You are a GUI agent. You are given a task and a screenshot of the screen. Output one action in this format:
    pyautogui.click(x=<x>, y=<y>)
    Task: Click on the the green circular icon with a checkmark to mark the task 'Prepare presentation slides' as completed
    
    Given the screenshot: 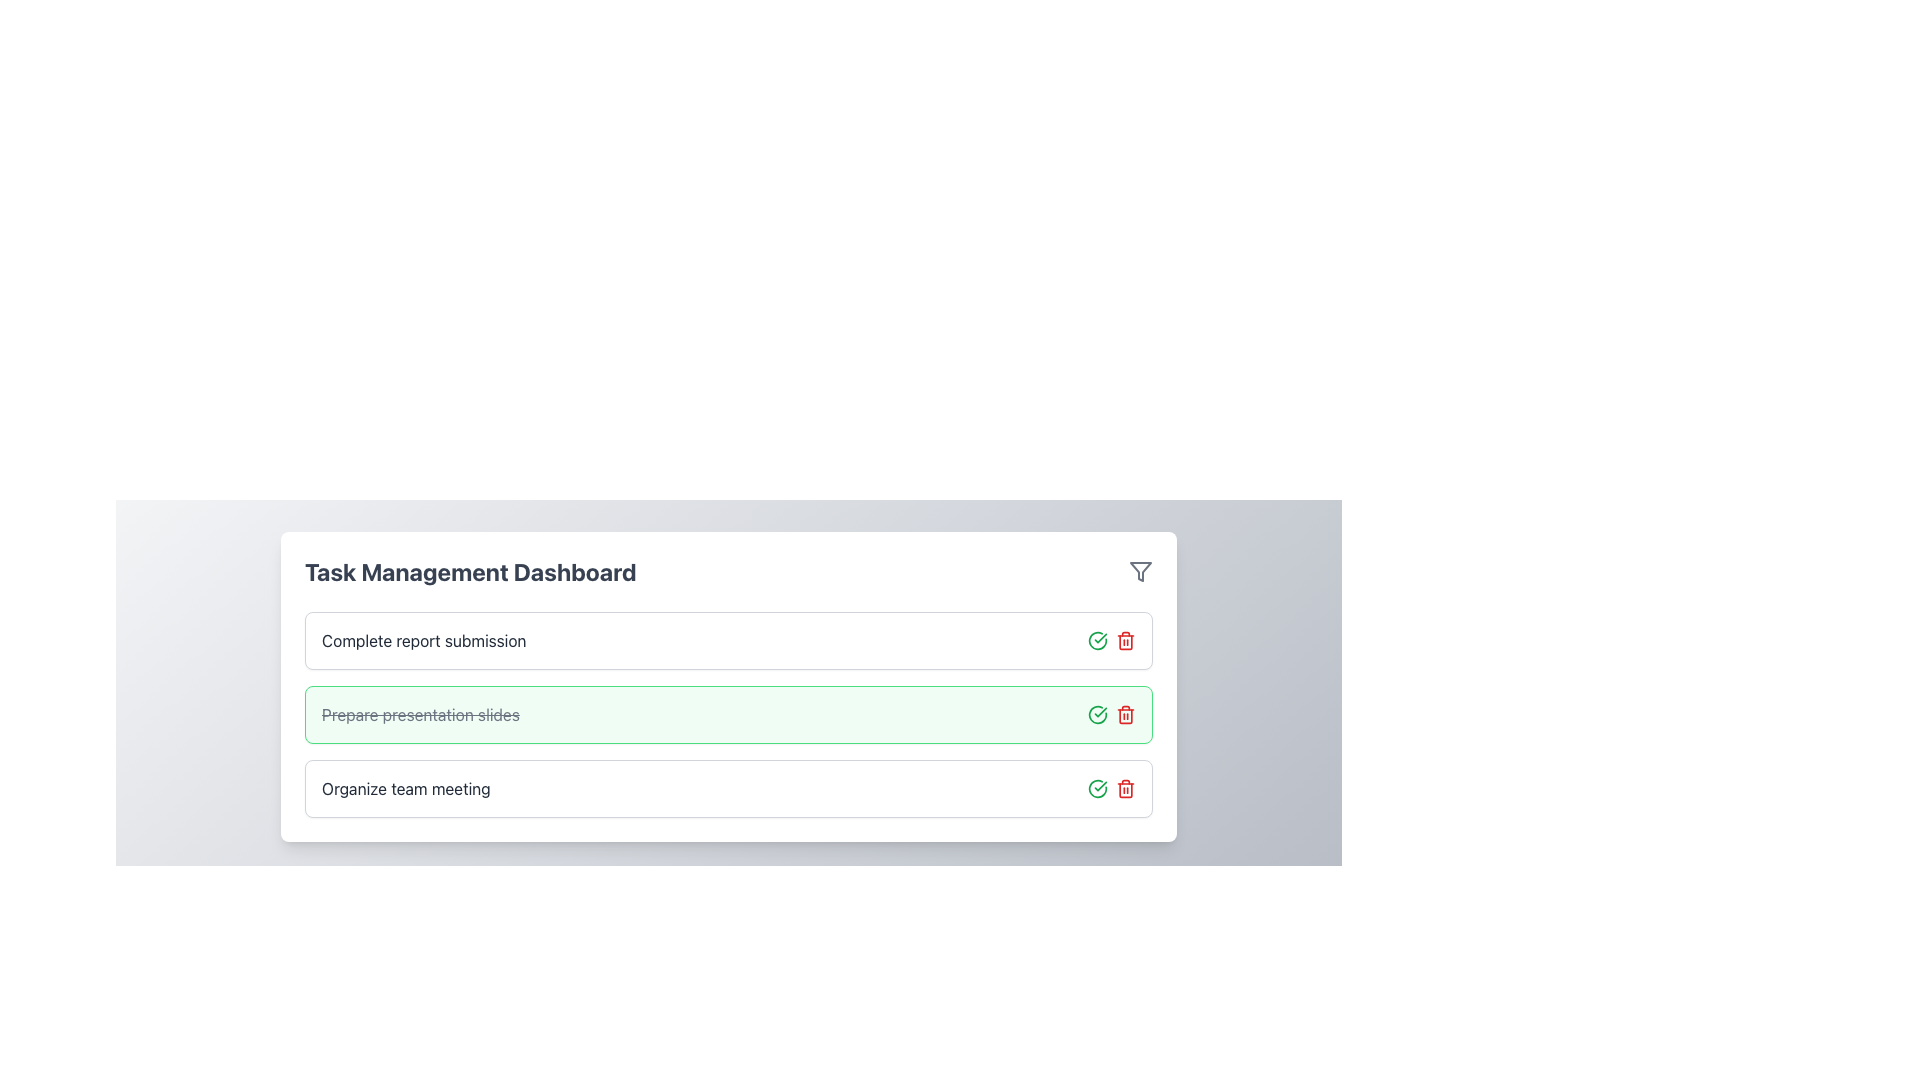 What is the action you would take?
    pyautogui.click(x=1097, y=713)
    